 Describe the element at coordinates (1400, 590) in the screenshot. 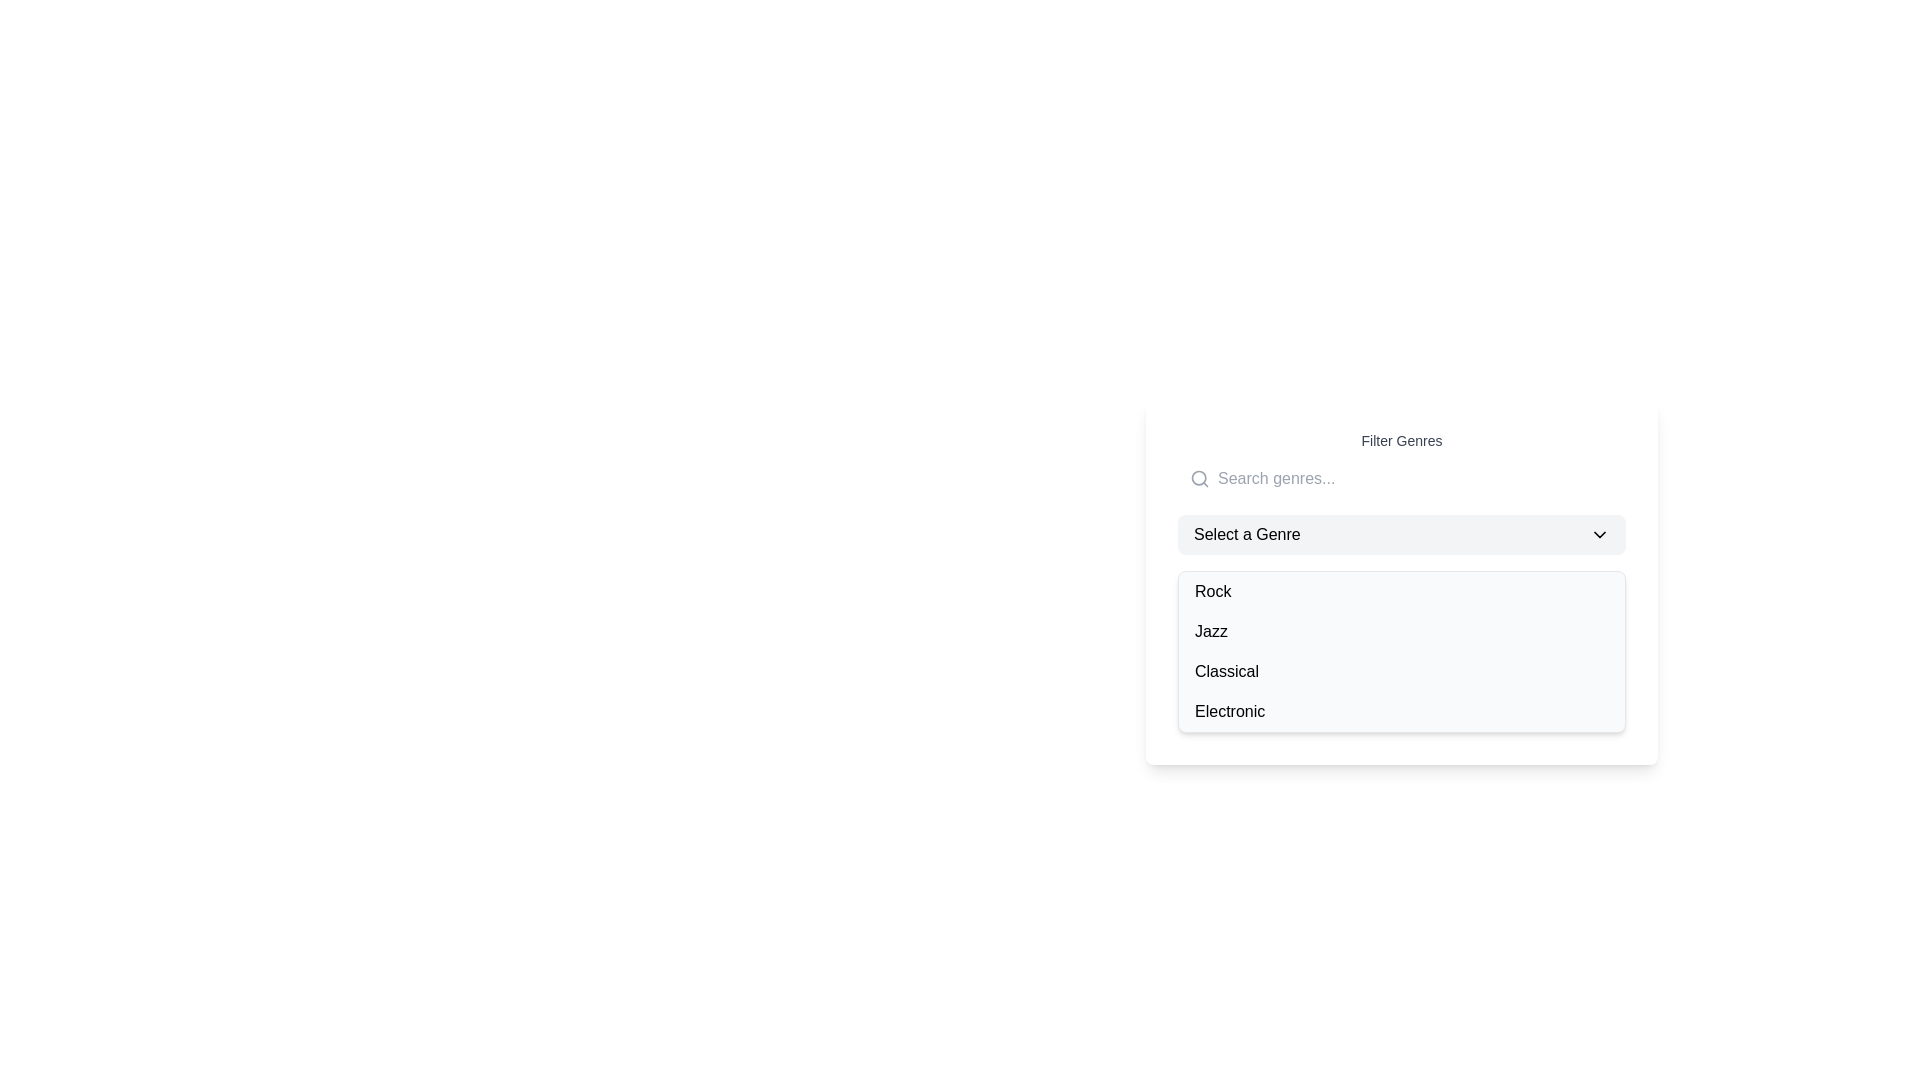

I see `the first item in the genre filter dropdown menu labeled 'Rock'` at that location.